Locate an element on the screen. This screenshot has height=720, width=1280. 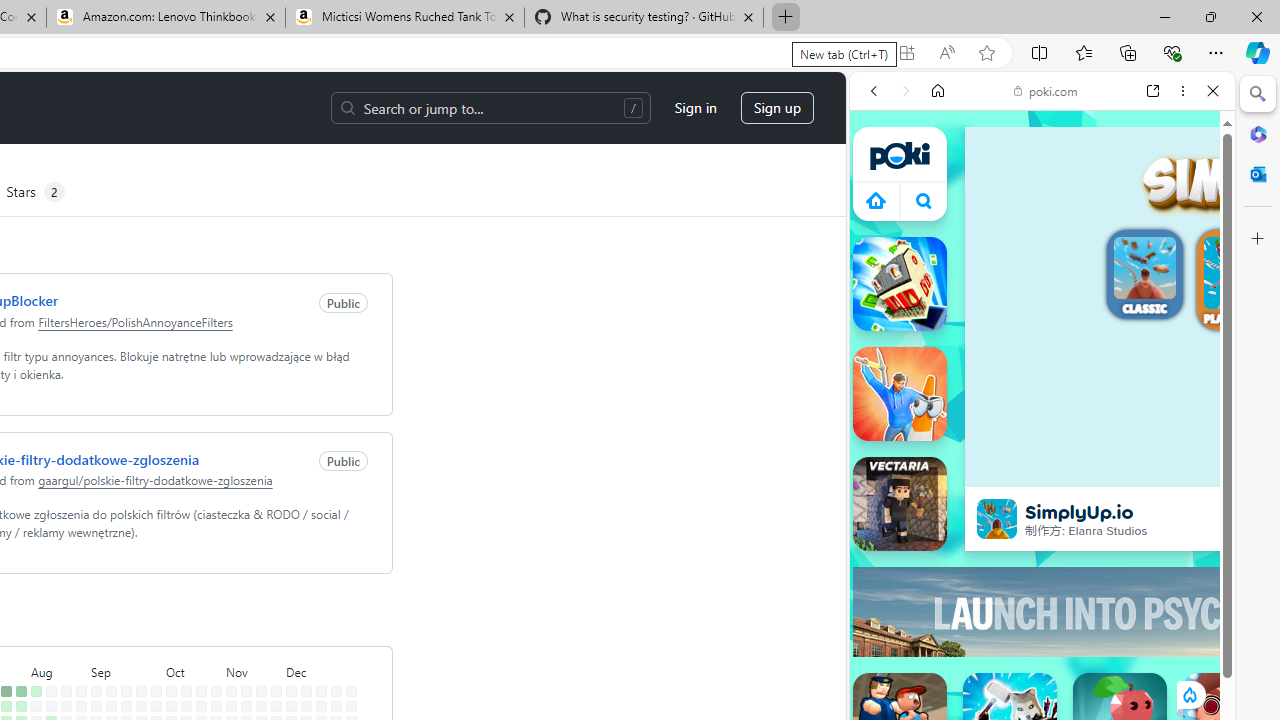
'No contributions on December 23rd.' is located at coordinates (336, 705).